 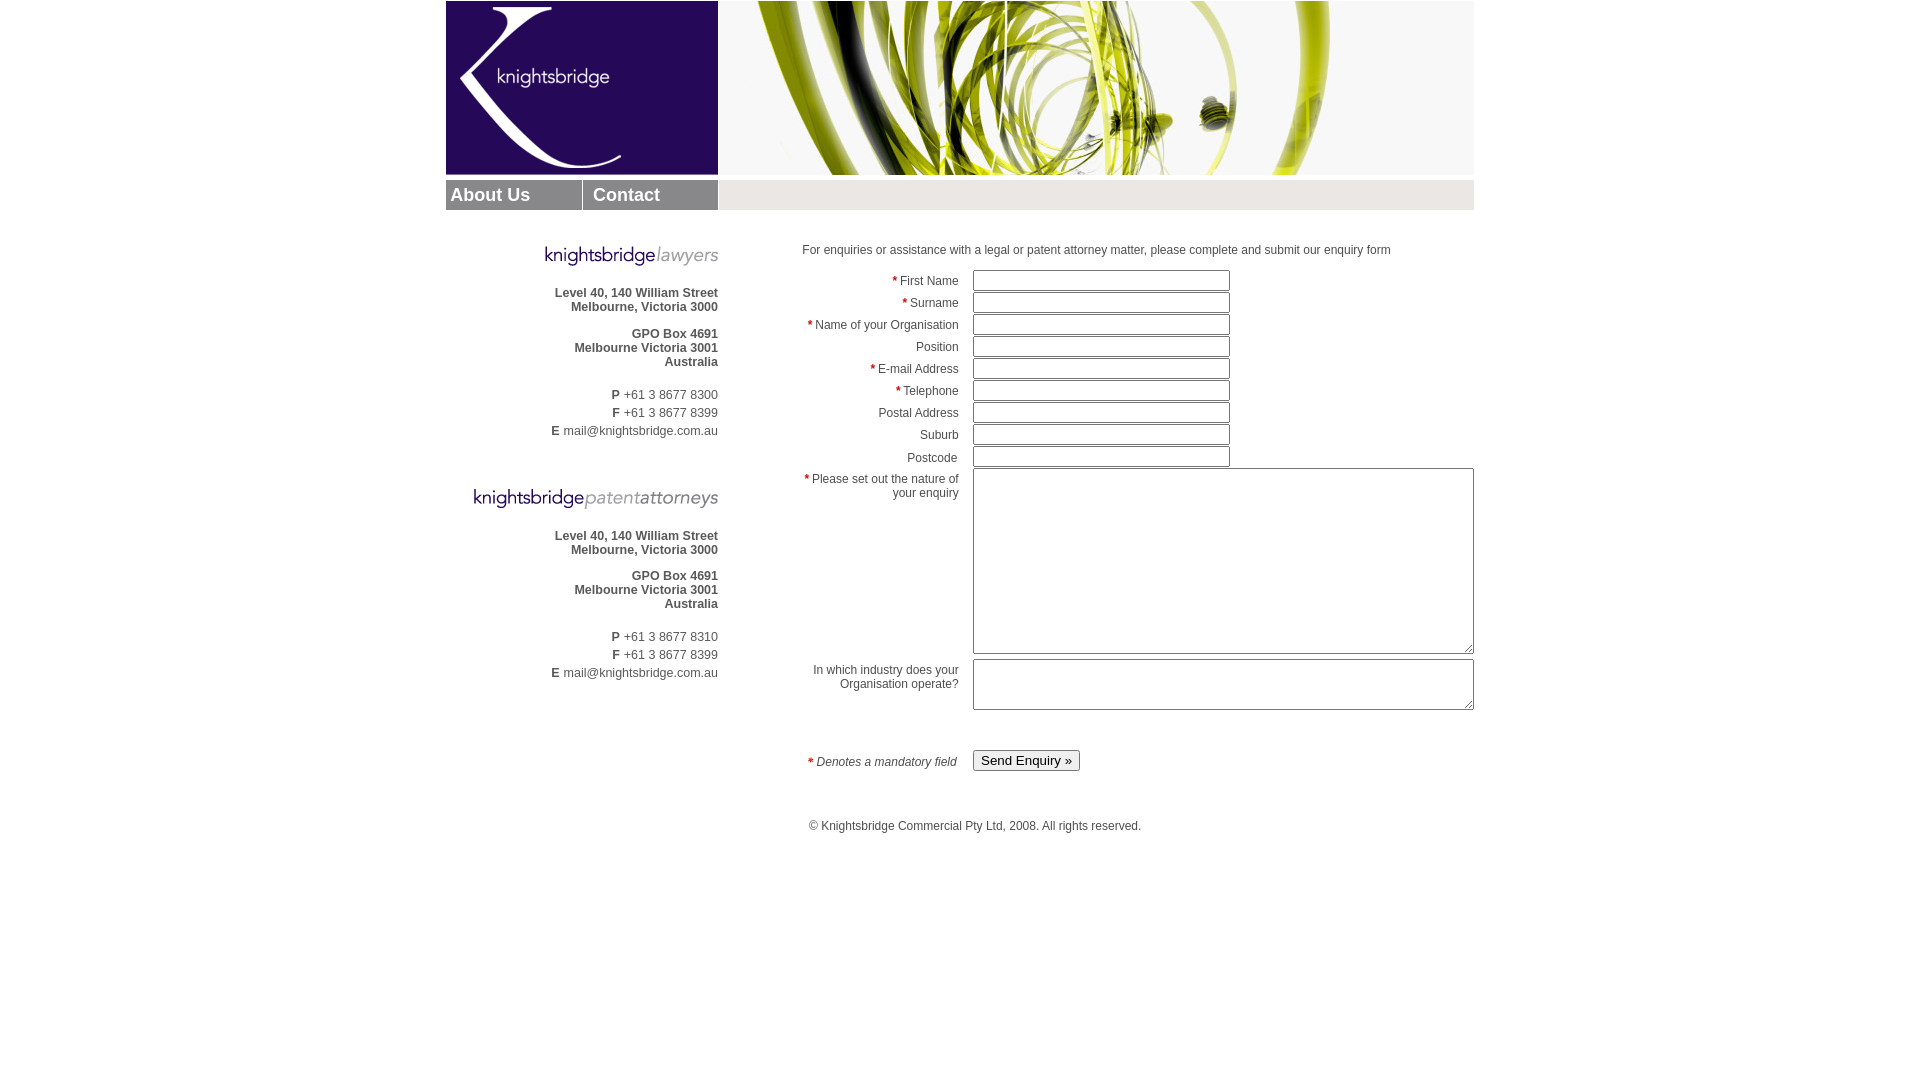 I want to click on 'Name of your Organisation', so click(x=1100, y=323).